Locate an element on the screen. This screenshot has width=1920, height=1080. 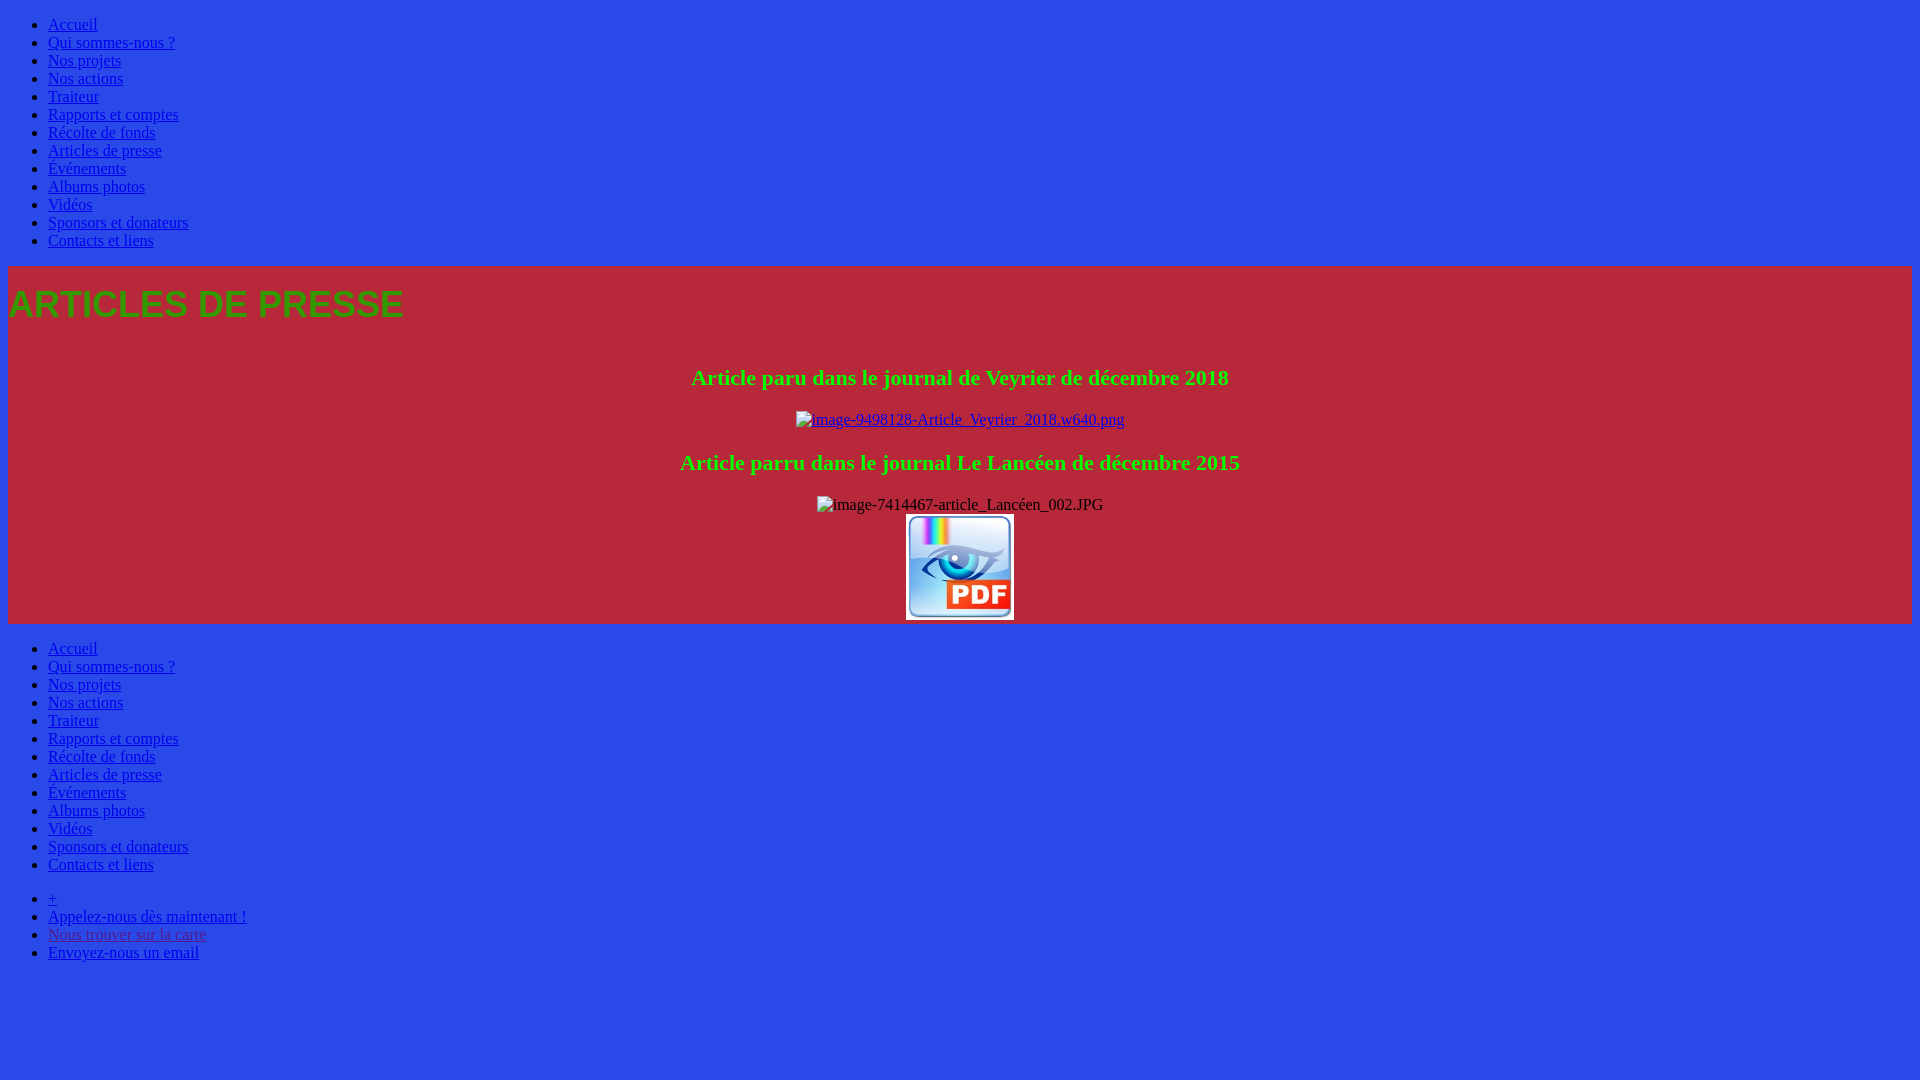
'Nous trouver sur la carte' is located at coordinates (125, 934).